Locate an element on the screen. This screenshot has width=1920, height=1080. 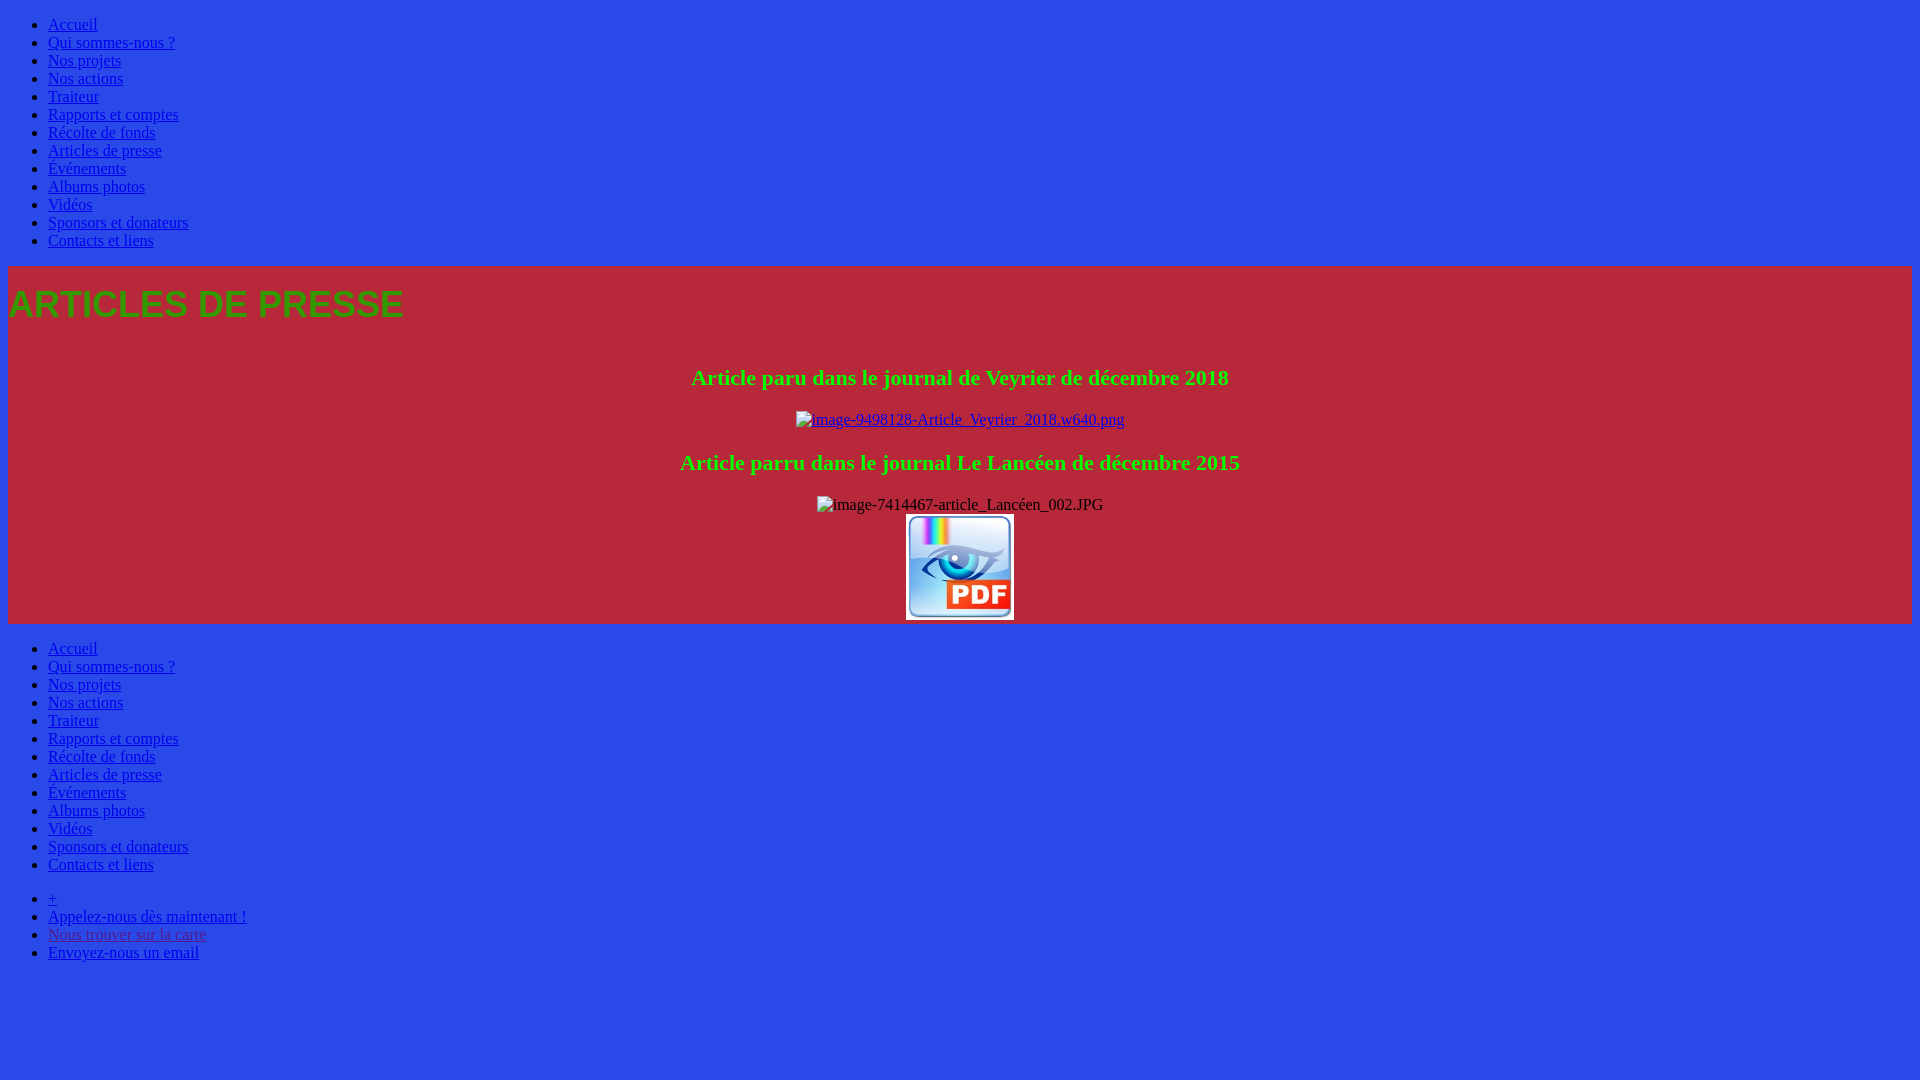
'Nous trouver sur la carte' is located at coordinates (125, 934).